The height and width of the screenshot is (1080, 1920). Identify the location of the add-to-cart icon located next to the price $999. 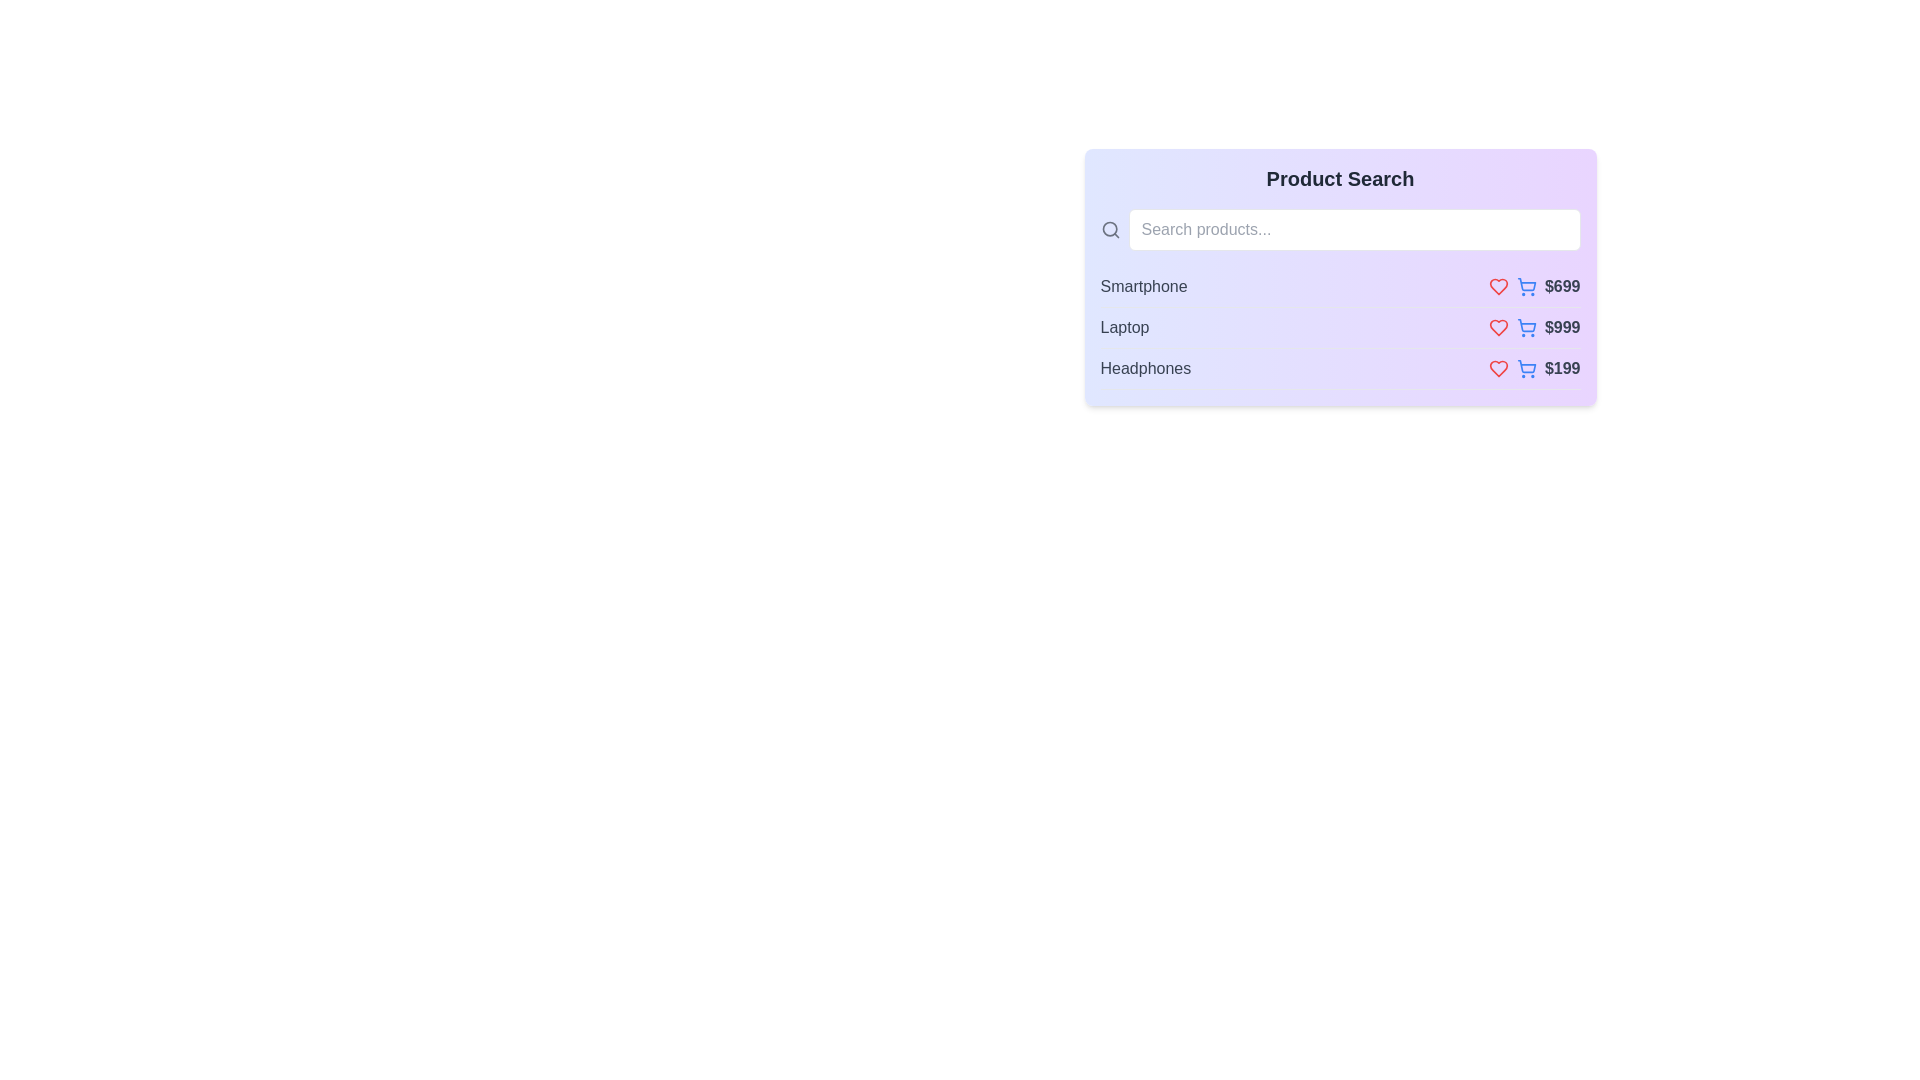
(1525, 324).